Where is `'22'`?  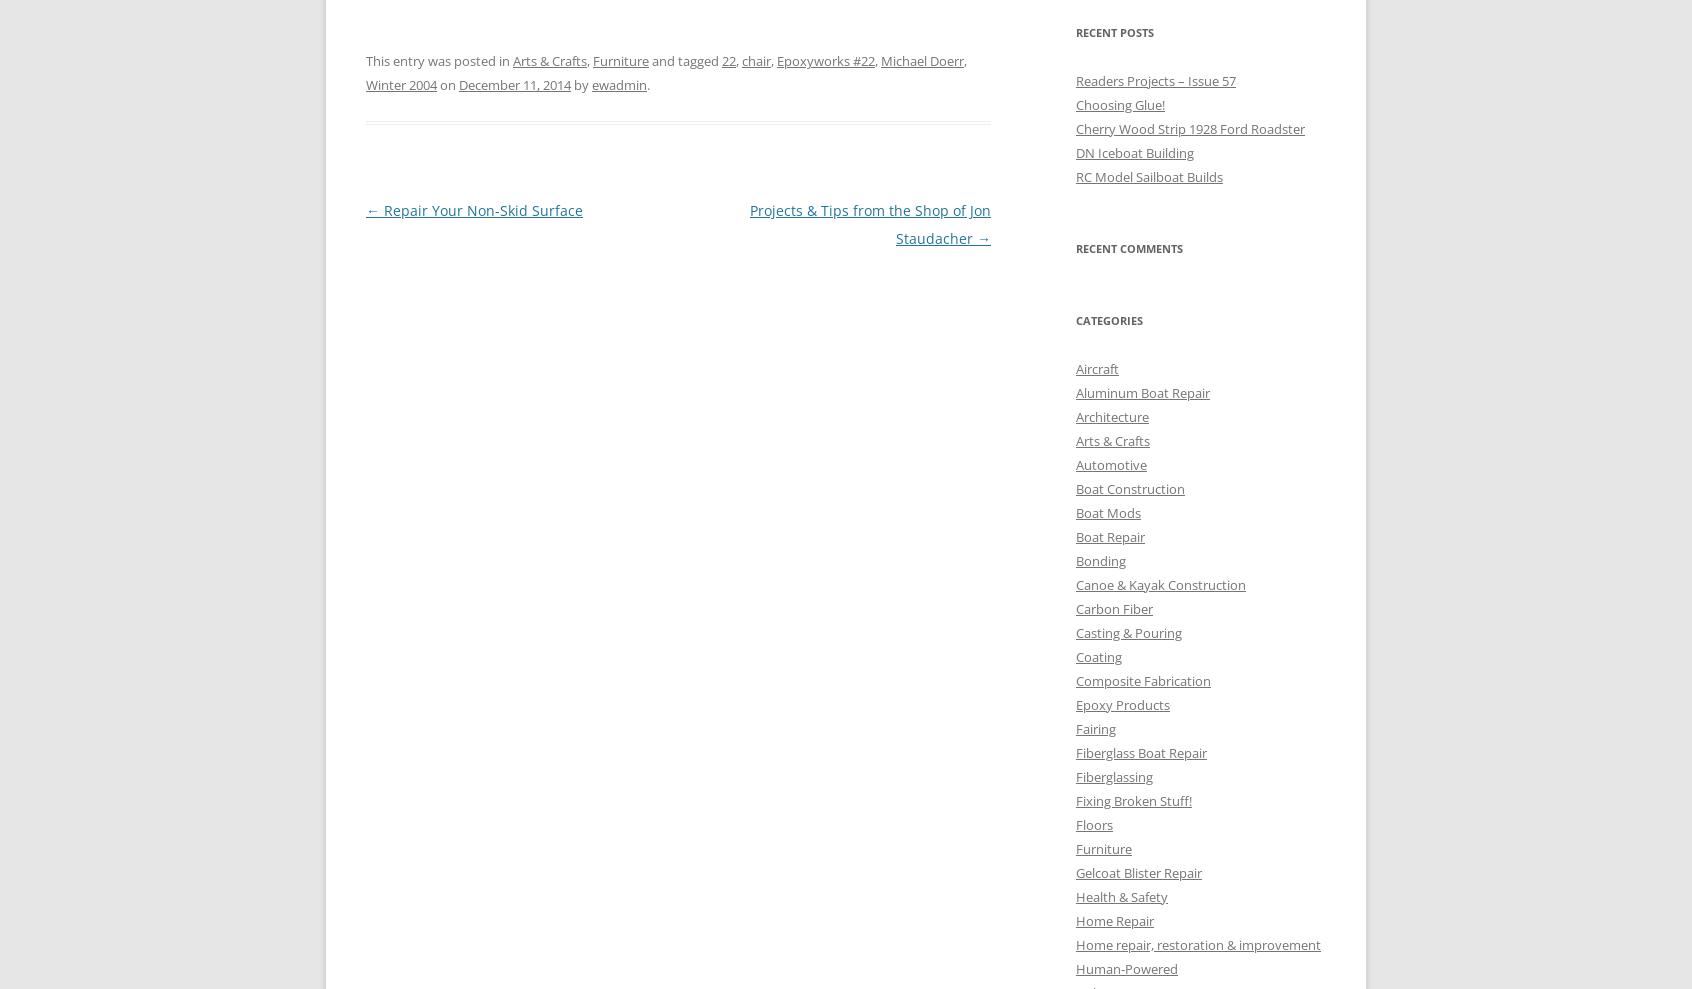
'22' is located at coordinates (728, 61).